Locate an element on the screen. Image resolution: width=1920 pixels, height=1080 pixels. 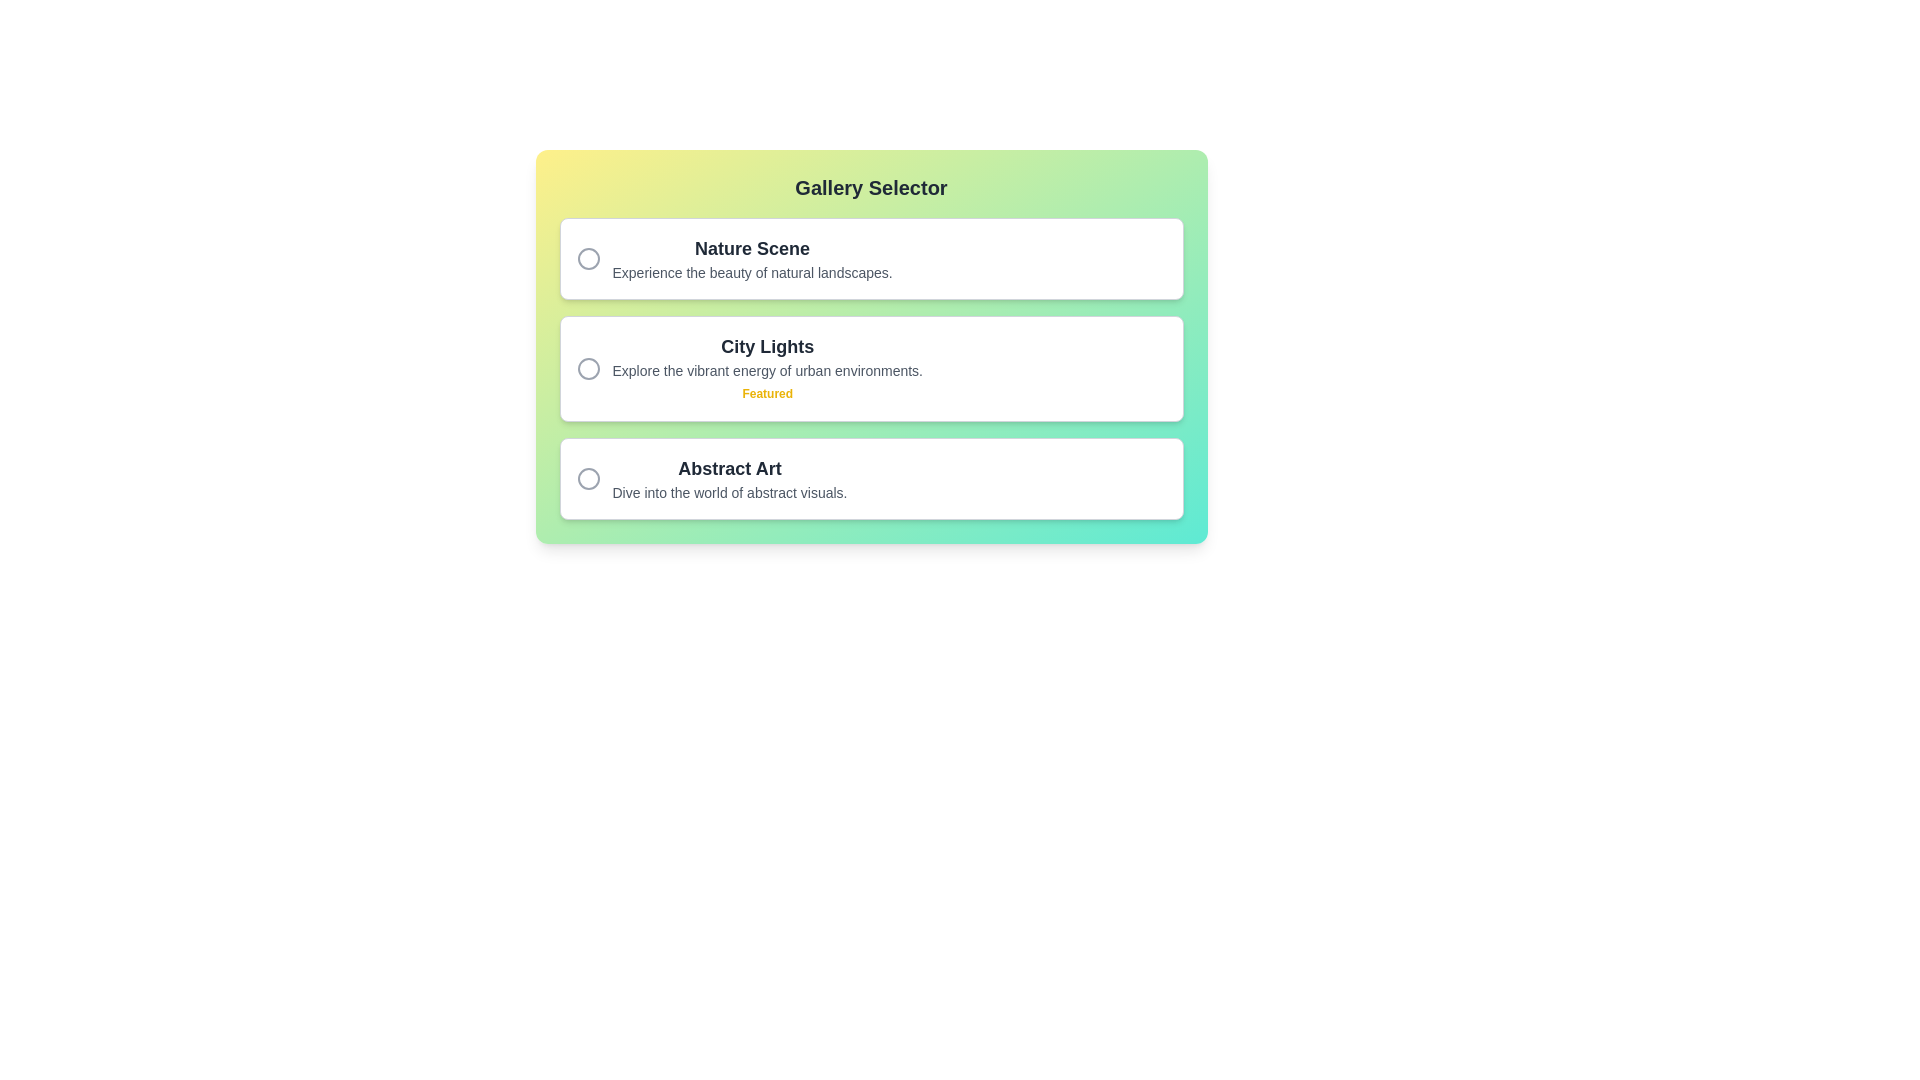
the selectable card in the gallery selection interface to interact with it is located at coordinates (871, 346).